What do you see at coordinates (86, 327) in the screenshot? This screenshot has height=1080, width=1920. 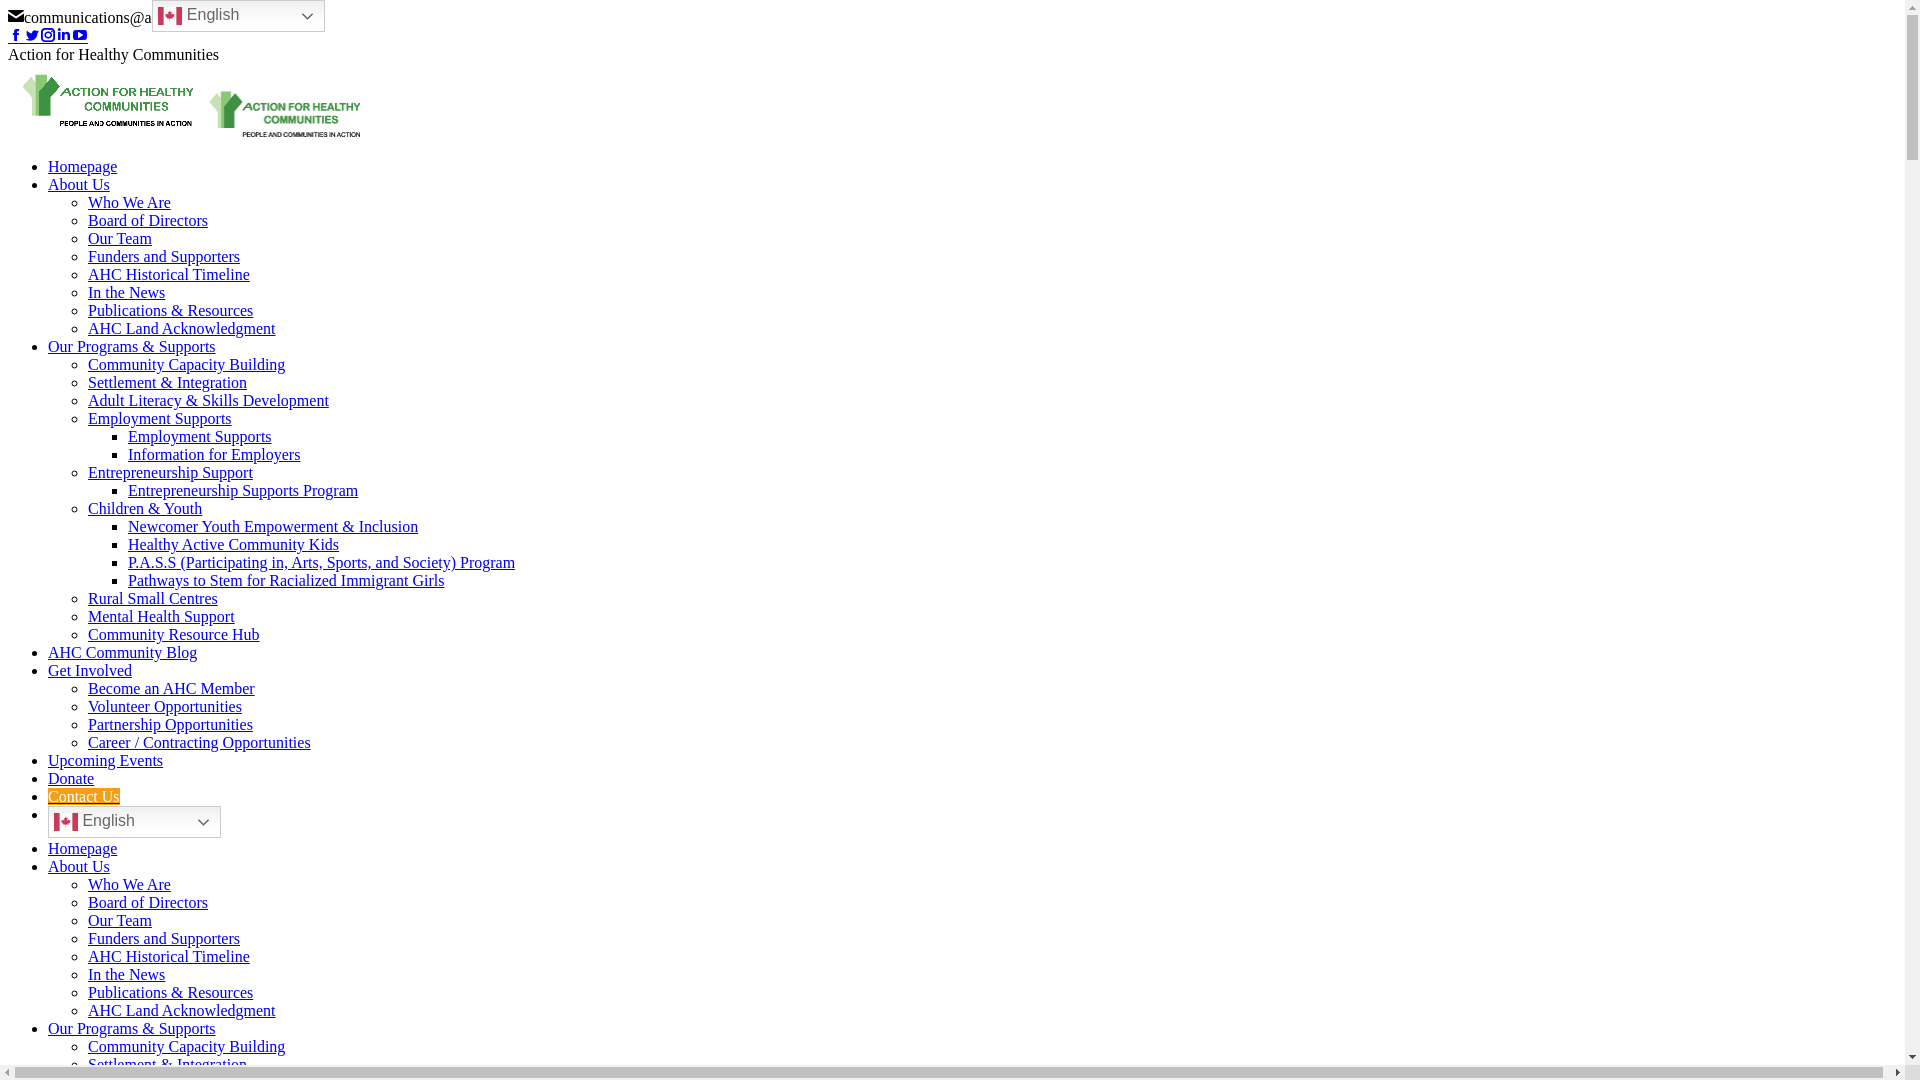 I see `'AHC Land Acknowledgment'` at bounding box center [86, 327].